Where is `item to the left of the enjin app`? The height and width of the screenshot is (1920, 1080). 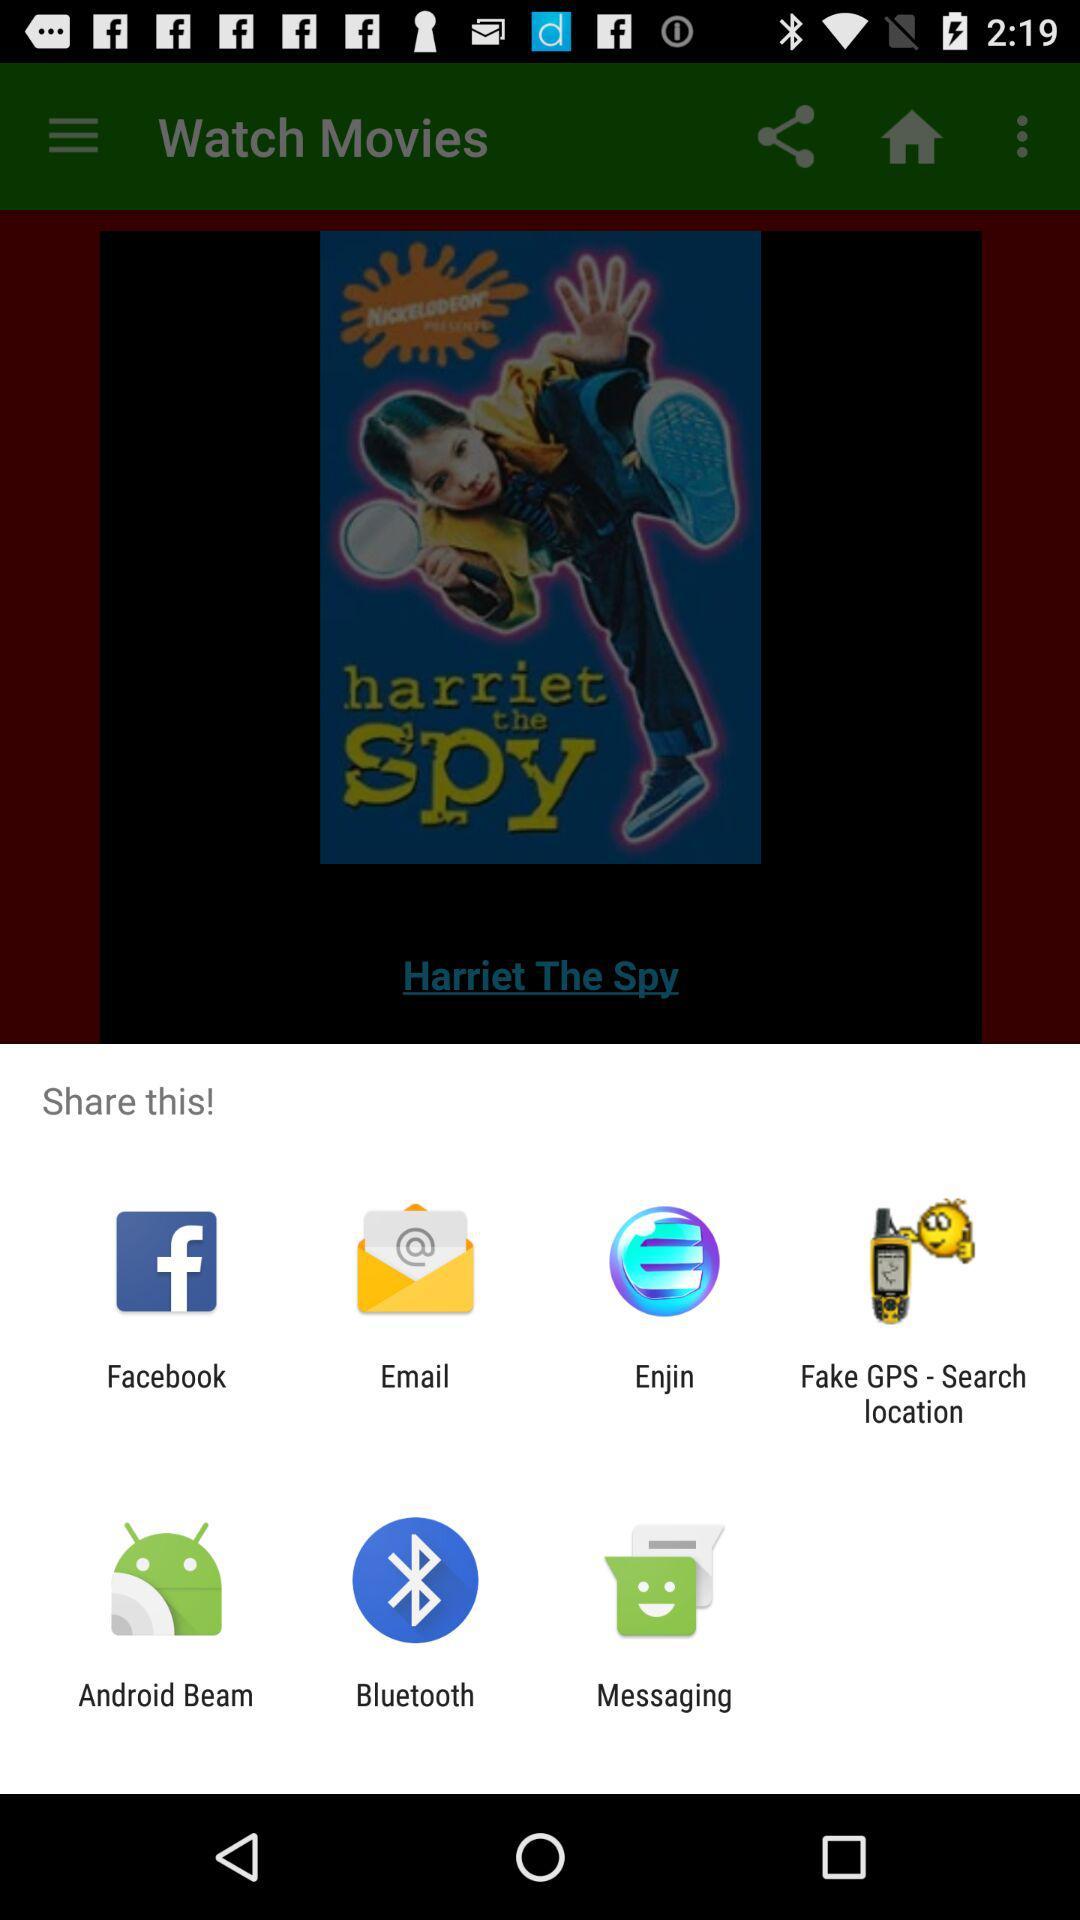 item to the left of the enjin app is located at coordinates (414, 1392).